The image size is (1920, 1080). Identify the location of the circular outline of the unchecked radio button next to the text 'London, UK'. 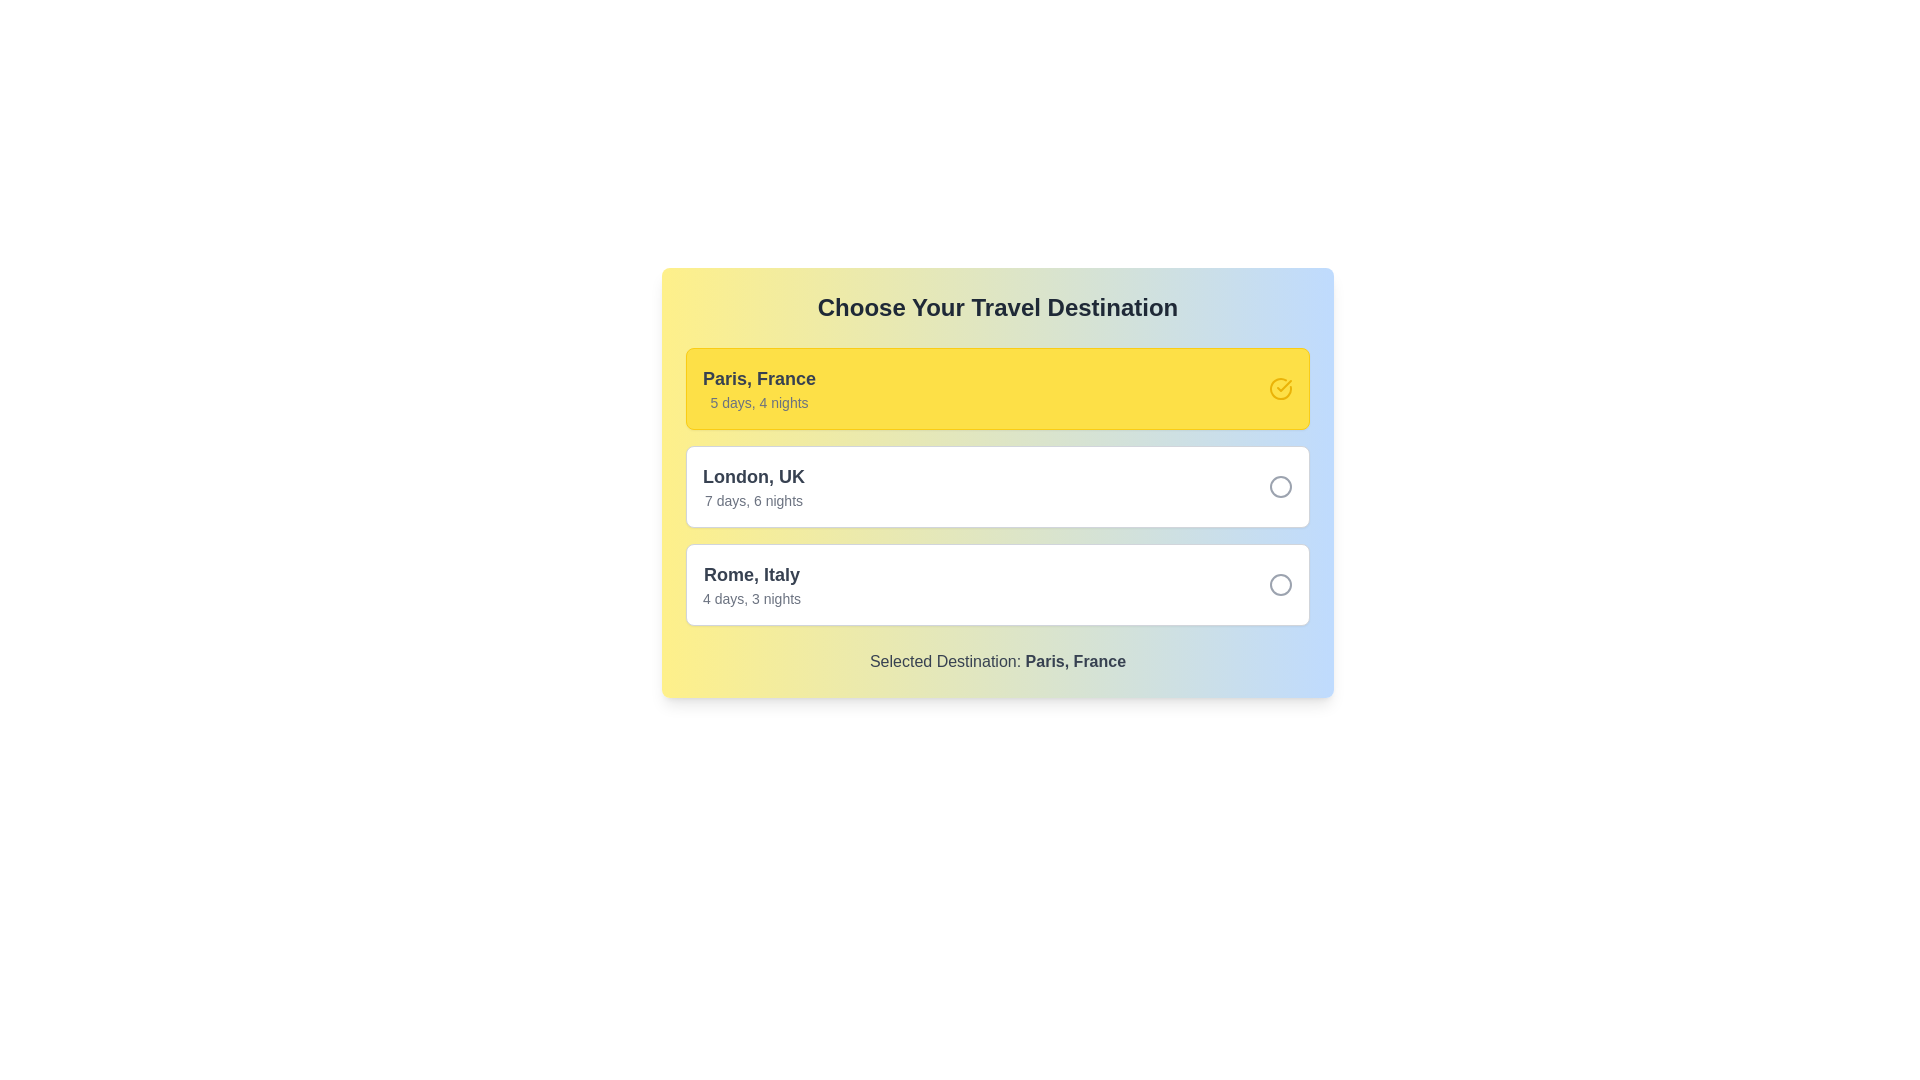
(1281, 486).